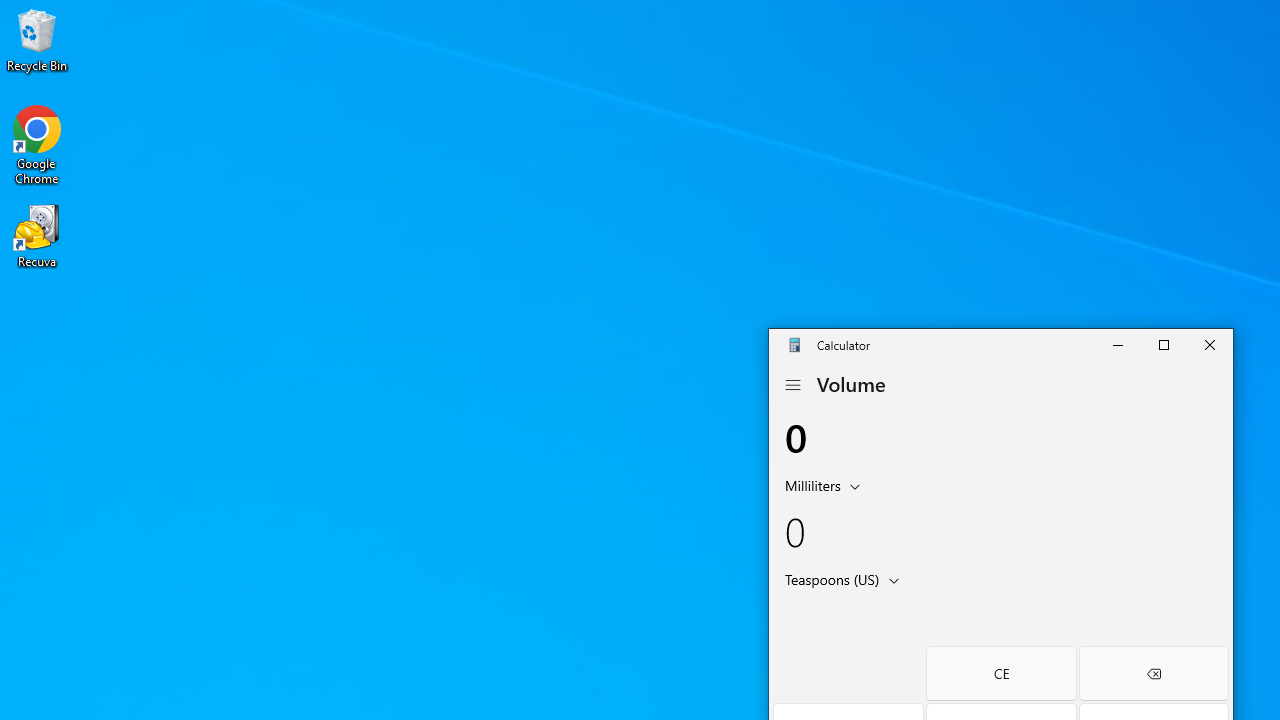  Describe the element at coordinates (826, 484) in the screenshot. I see `'Input unit'` at that location.